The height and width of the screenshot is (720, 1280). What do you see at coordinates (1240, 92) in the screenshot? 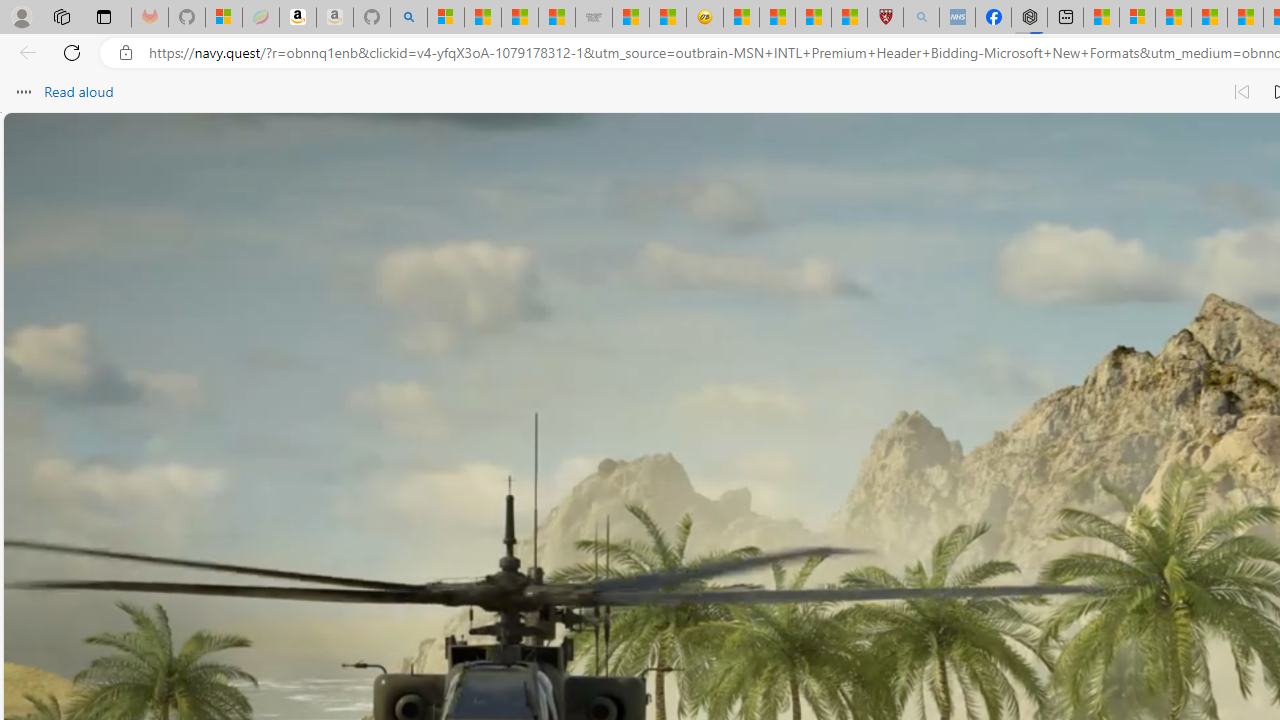
I see `'Read previous paragraph'` at bounding box center [1240, 92].